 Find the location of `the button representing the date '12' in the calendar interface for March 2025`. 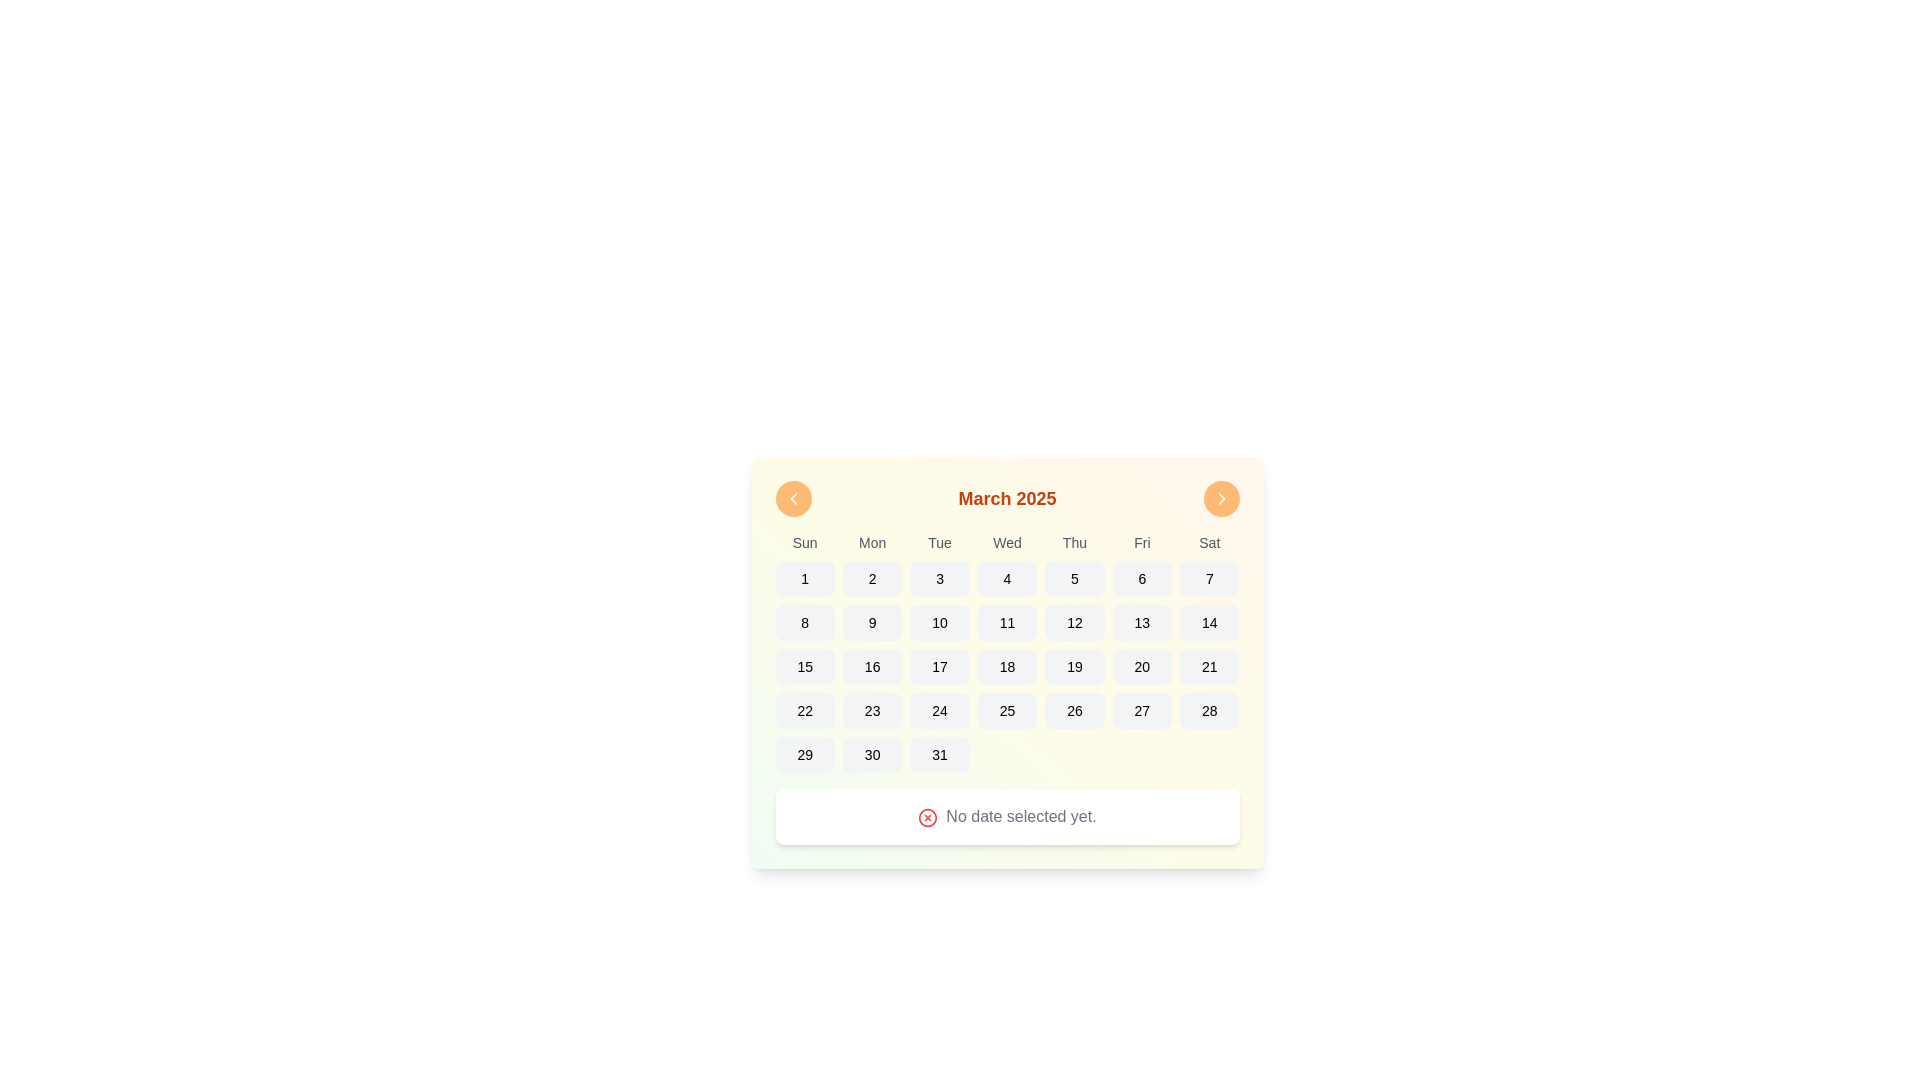

the button representing the date '12' in the calendar interface for March 2025 is located at coordinates (1073, 622).